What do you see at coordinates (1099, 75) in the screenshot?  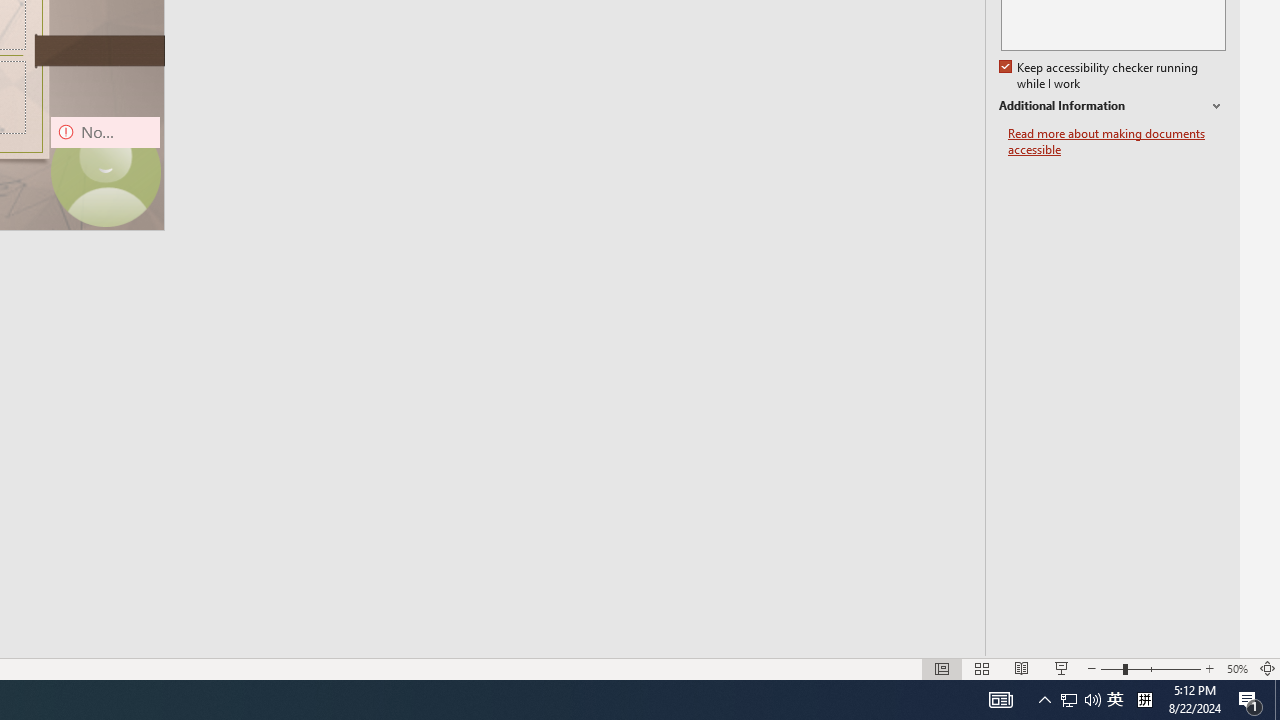 I see `'Keep accessibility checker running while I work'` at bounding box center [1099, 75].